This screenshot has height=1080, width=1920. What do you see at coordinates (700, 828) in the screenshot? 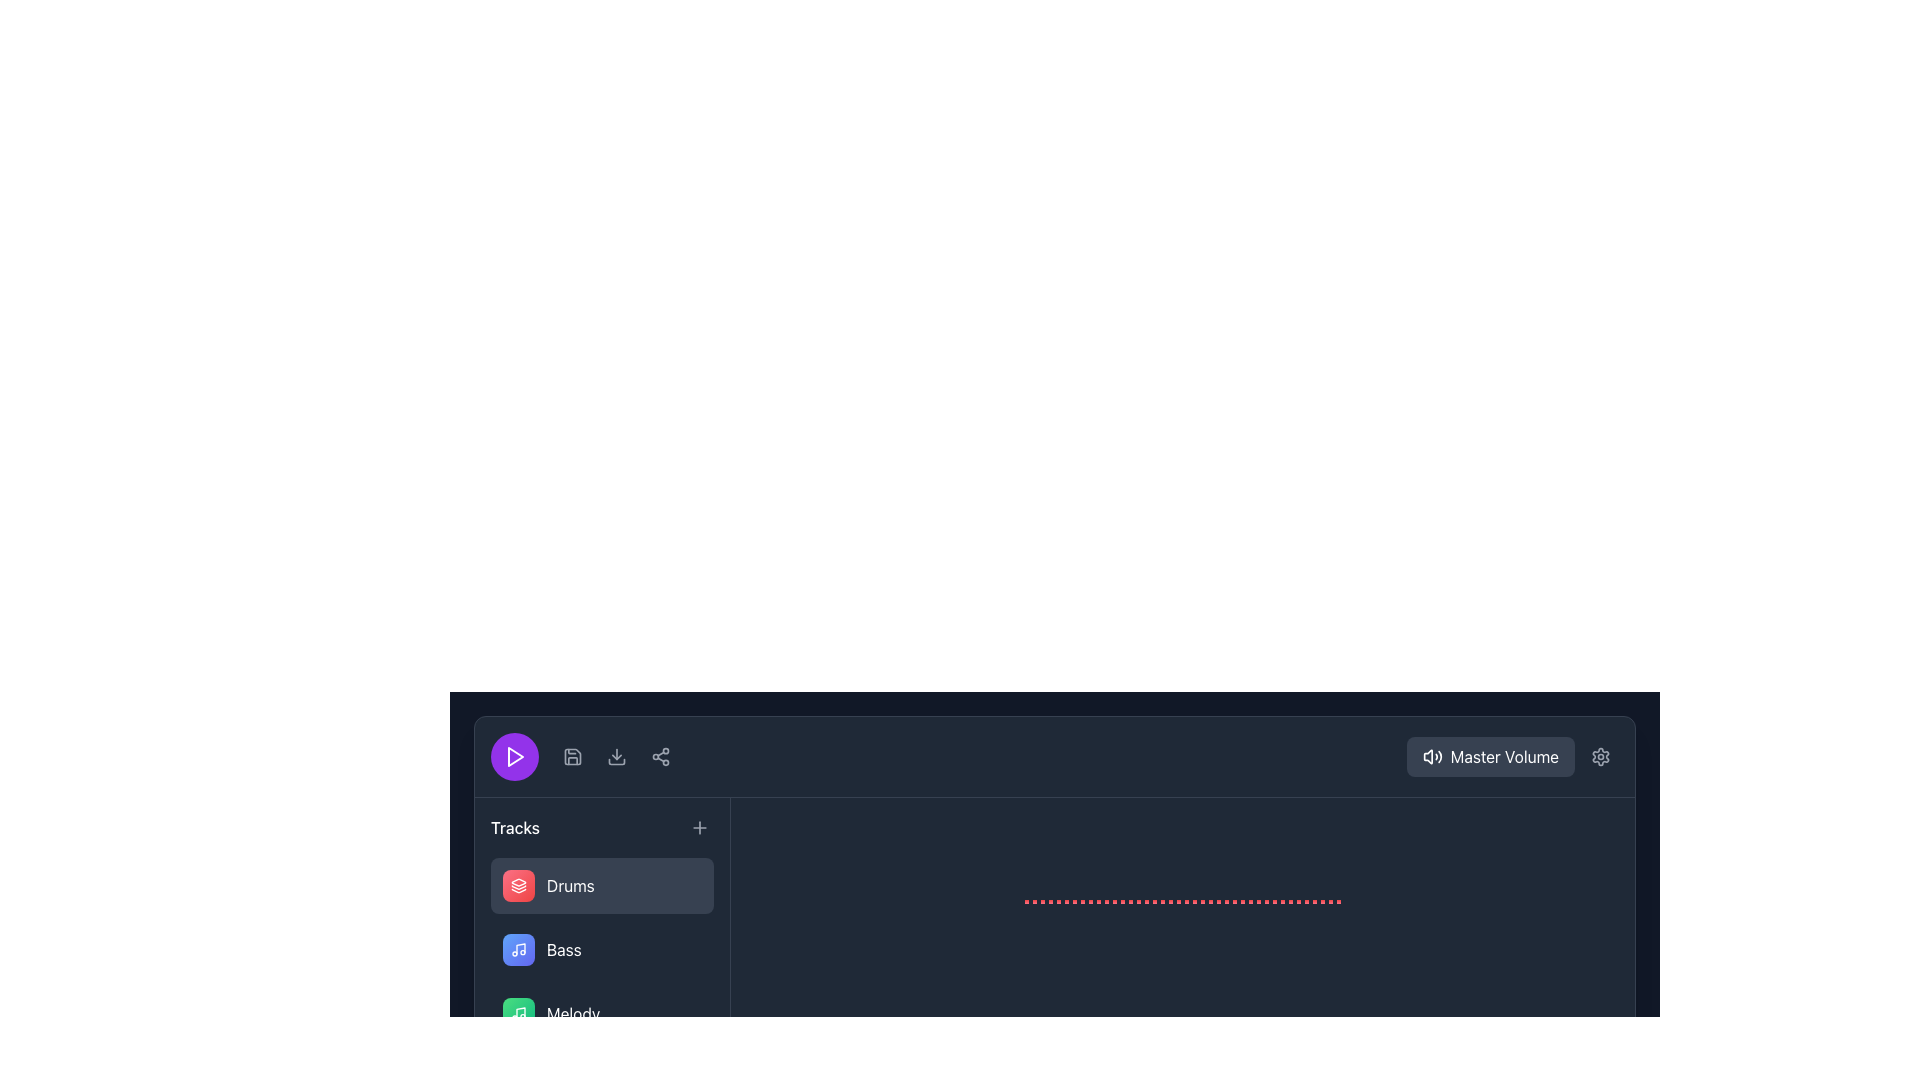
I see `the gray plus sign icon button located in the upper-right corner of the 'Tracks' section` at bounding box center [700, 828].